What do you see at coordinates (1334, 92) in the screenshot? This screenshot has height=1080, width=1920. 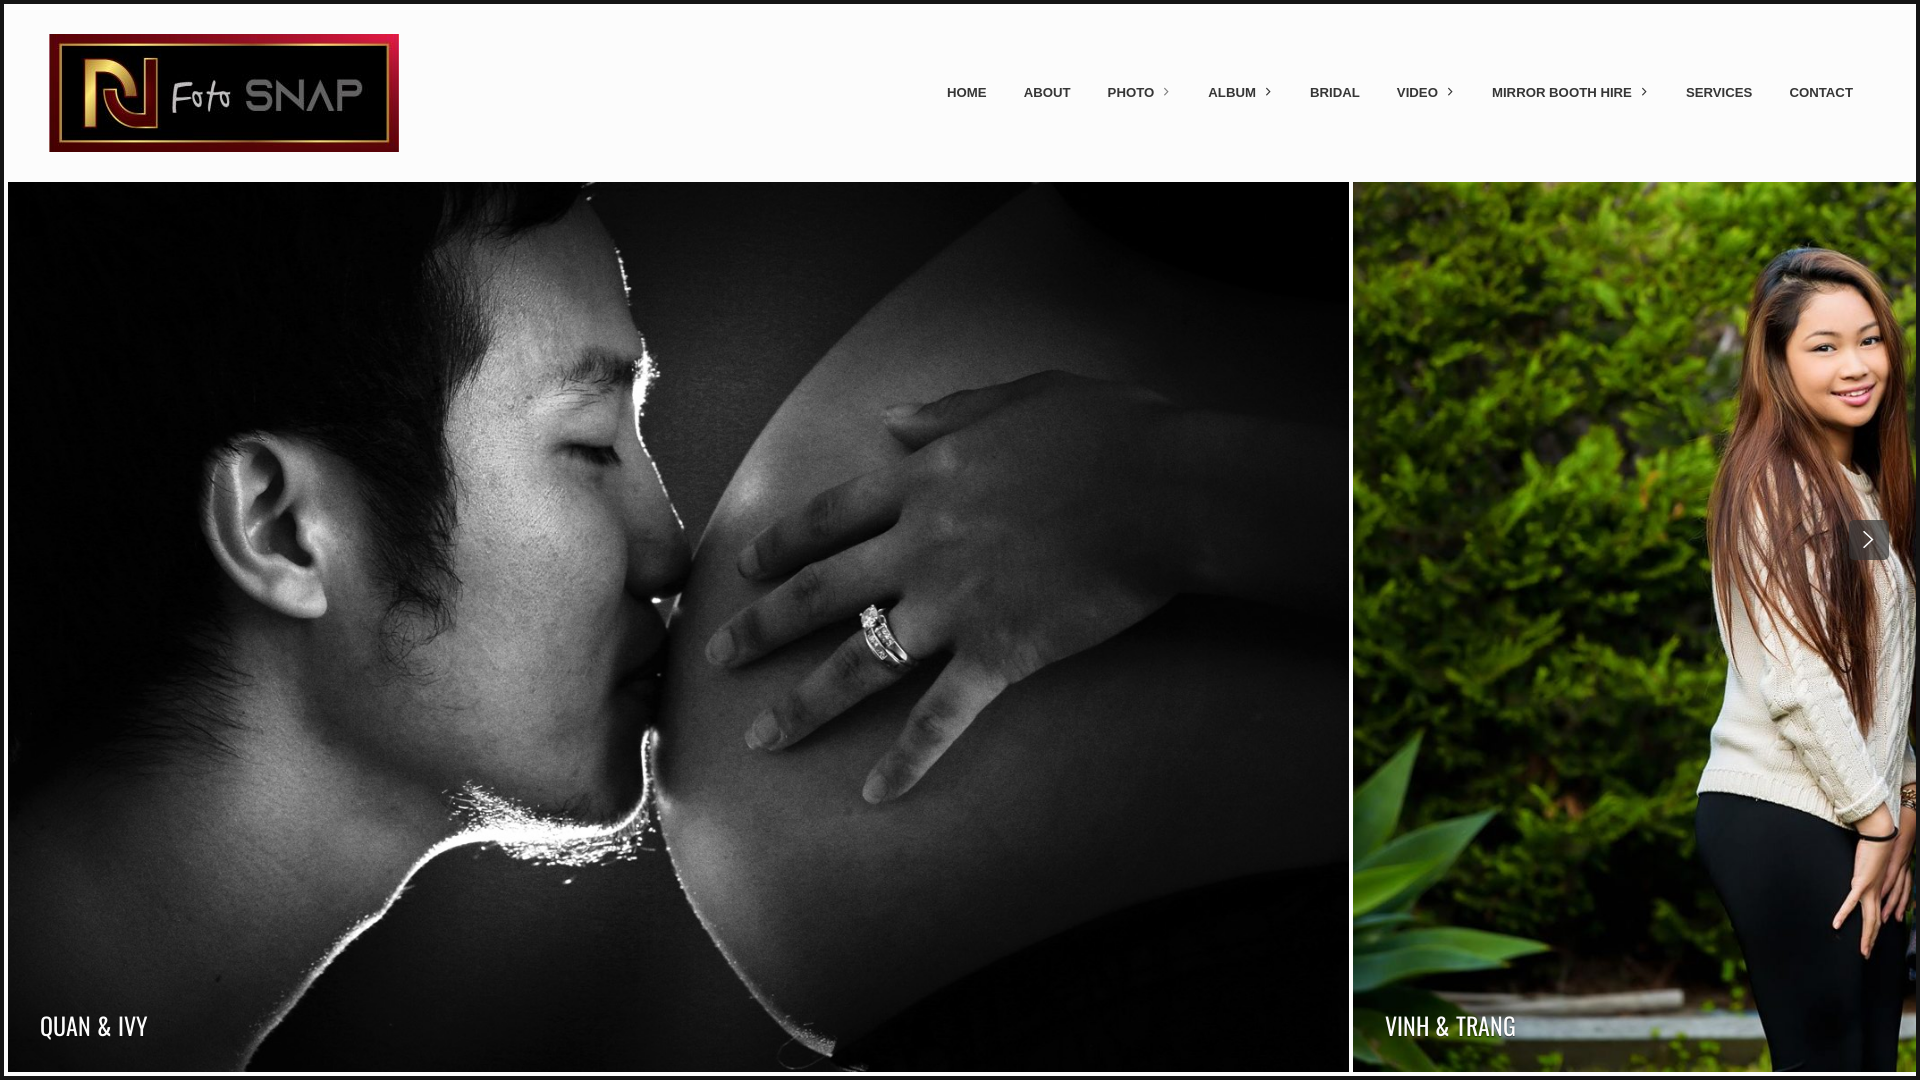 I see `'BRIDAL'` at bounding box center [1334, 92].